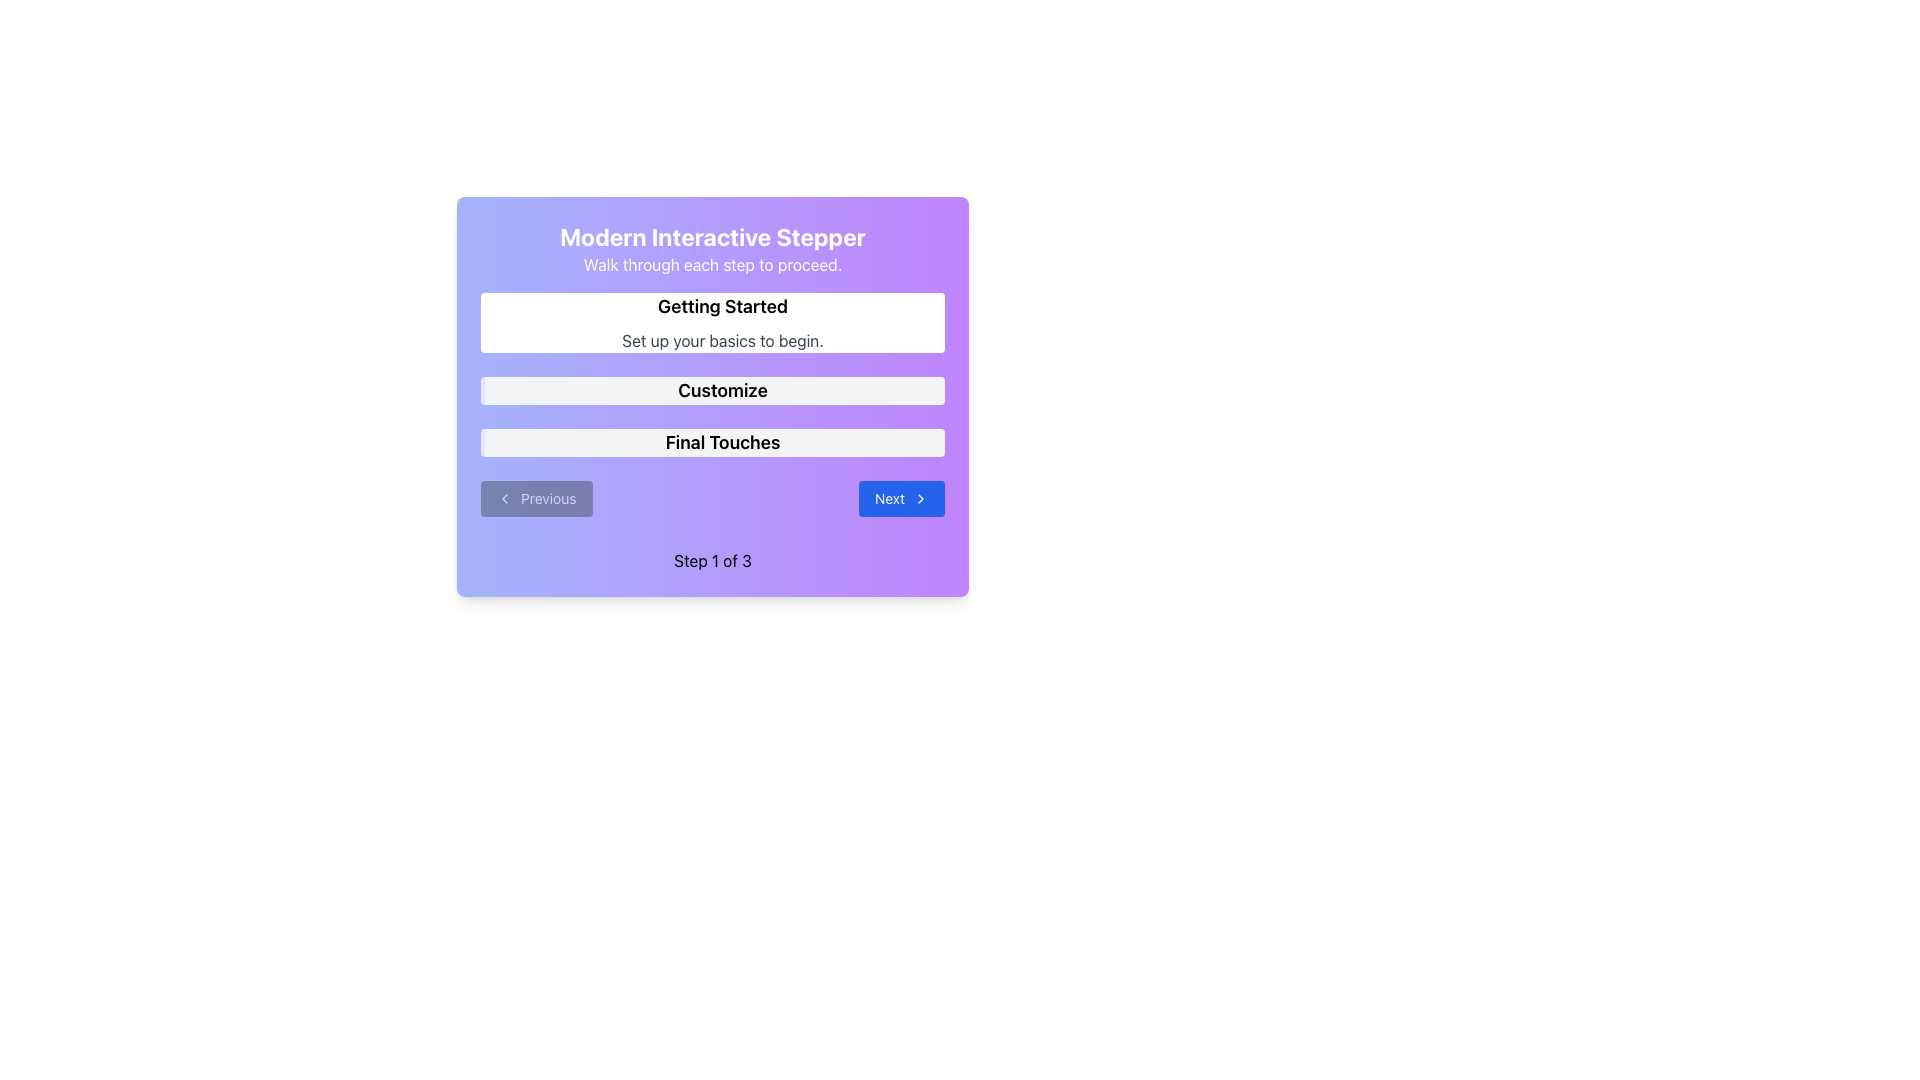  Describe the element at coordinates (920, 497) in the screenshot. I see `the navigation arrow icon located to the far right of the 'Next' button to proceed to the next step` at that location.